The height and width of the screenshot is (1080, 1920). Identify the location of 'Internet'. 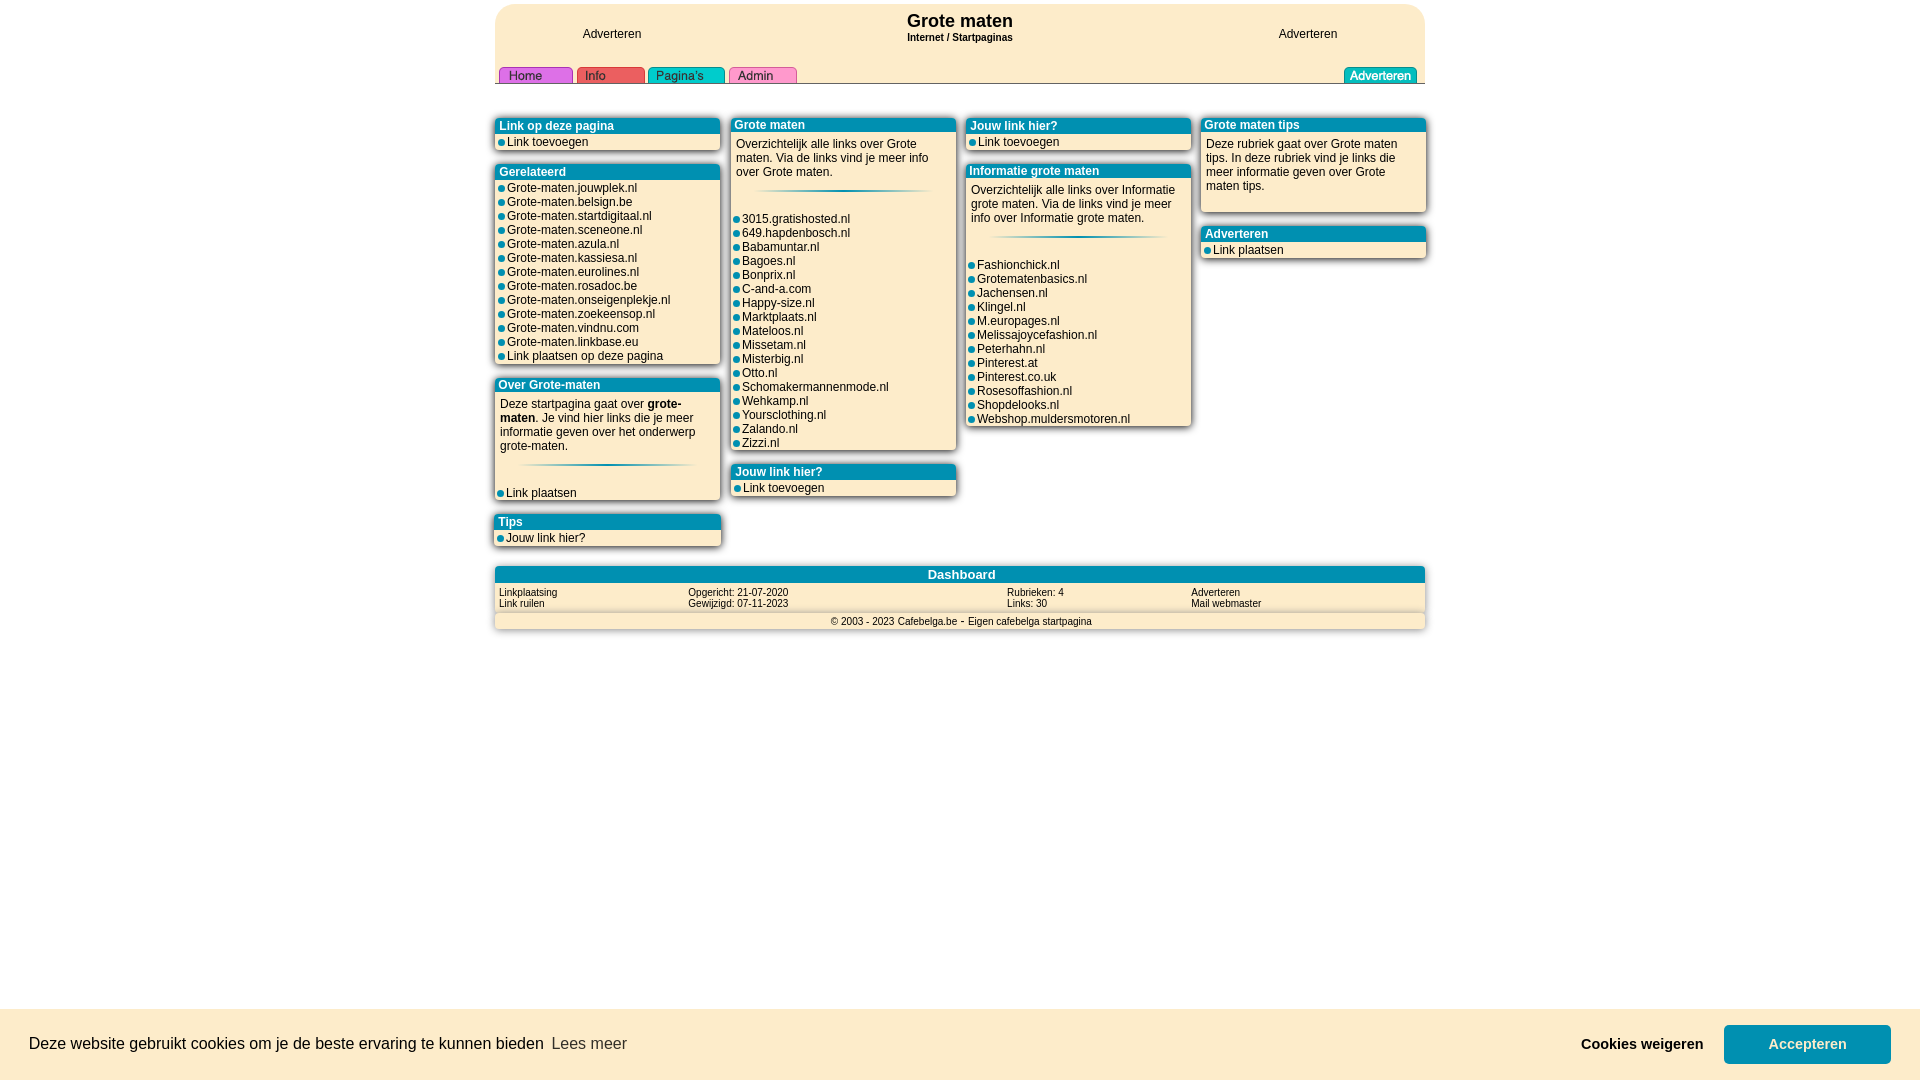
(924, 34).